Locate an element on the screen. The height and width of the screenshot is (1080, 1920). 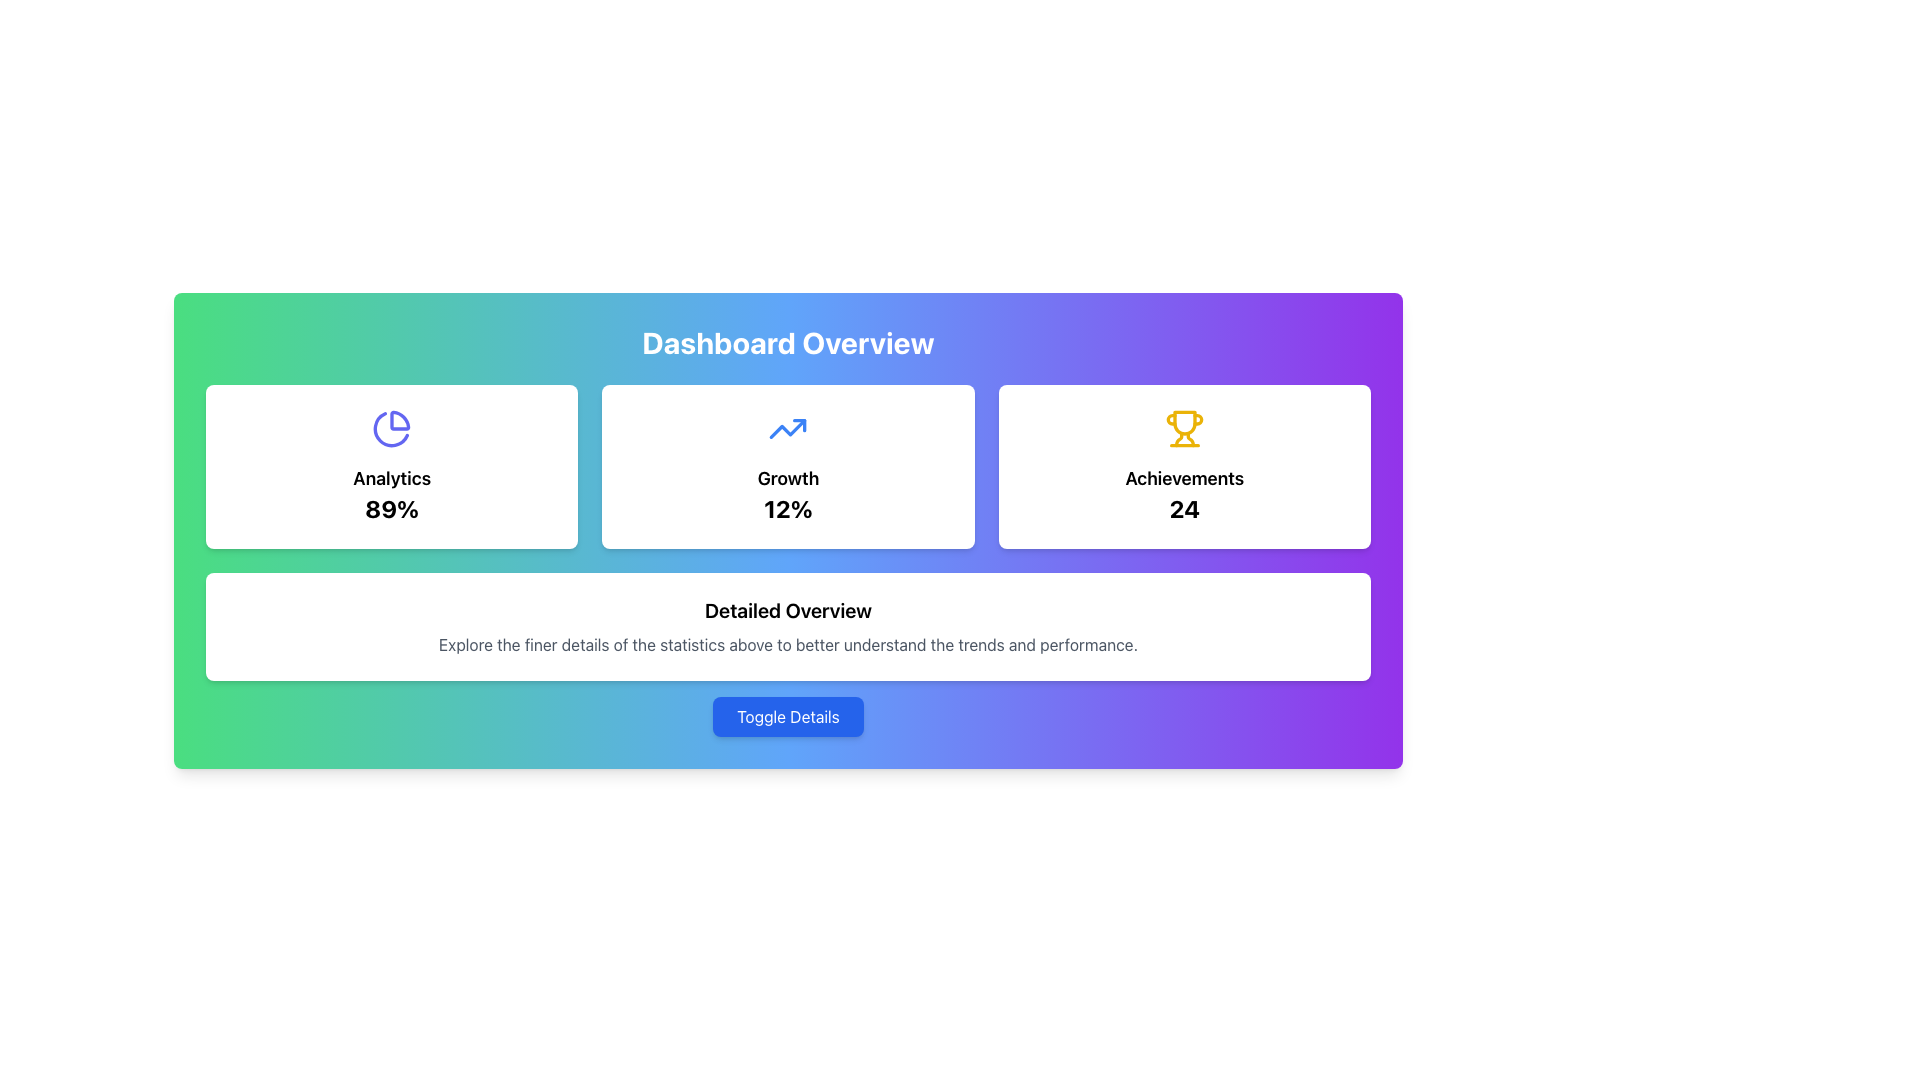
the achievements card is located at coordinates (1184, 466).